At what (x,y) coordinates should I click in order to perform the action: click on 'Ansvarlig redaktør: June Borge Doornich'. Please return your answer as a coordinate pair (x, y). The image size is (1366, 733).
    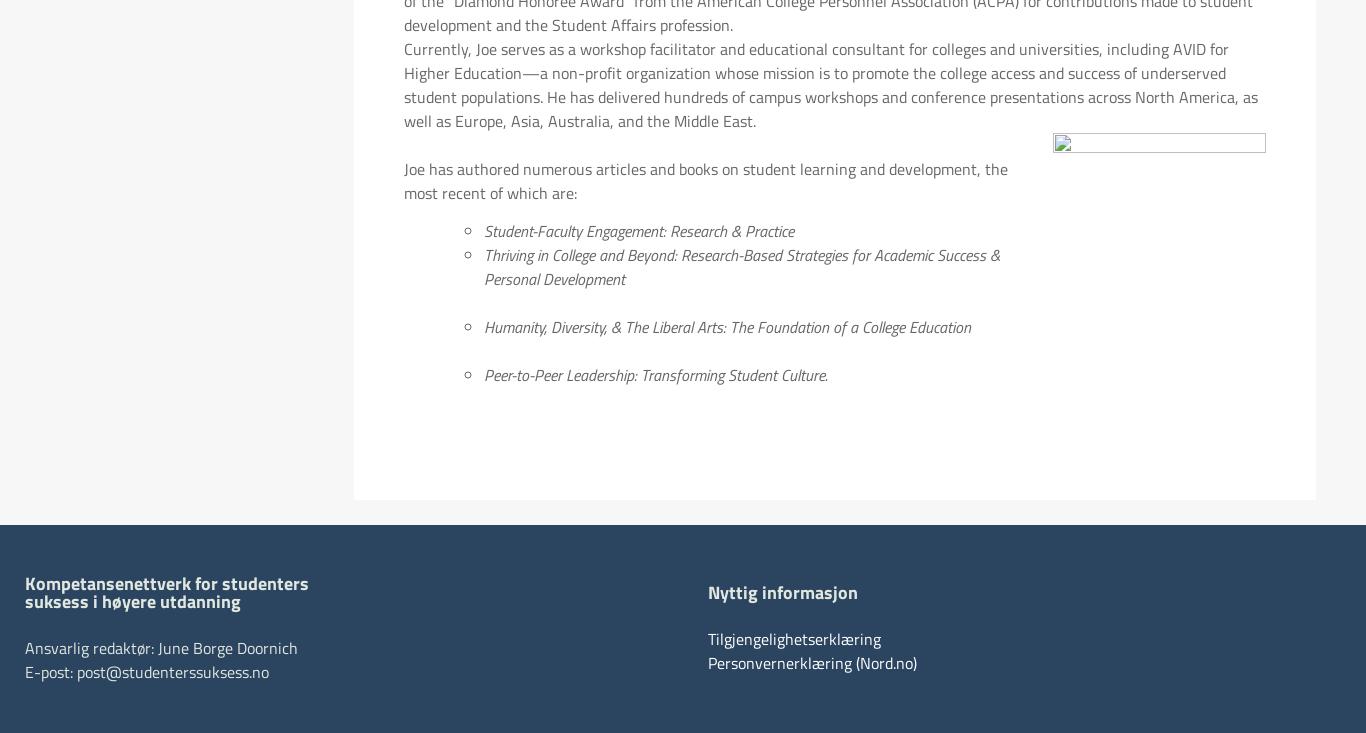
    Looking at the image, I should click on (160, 646).